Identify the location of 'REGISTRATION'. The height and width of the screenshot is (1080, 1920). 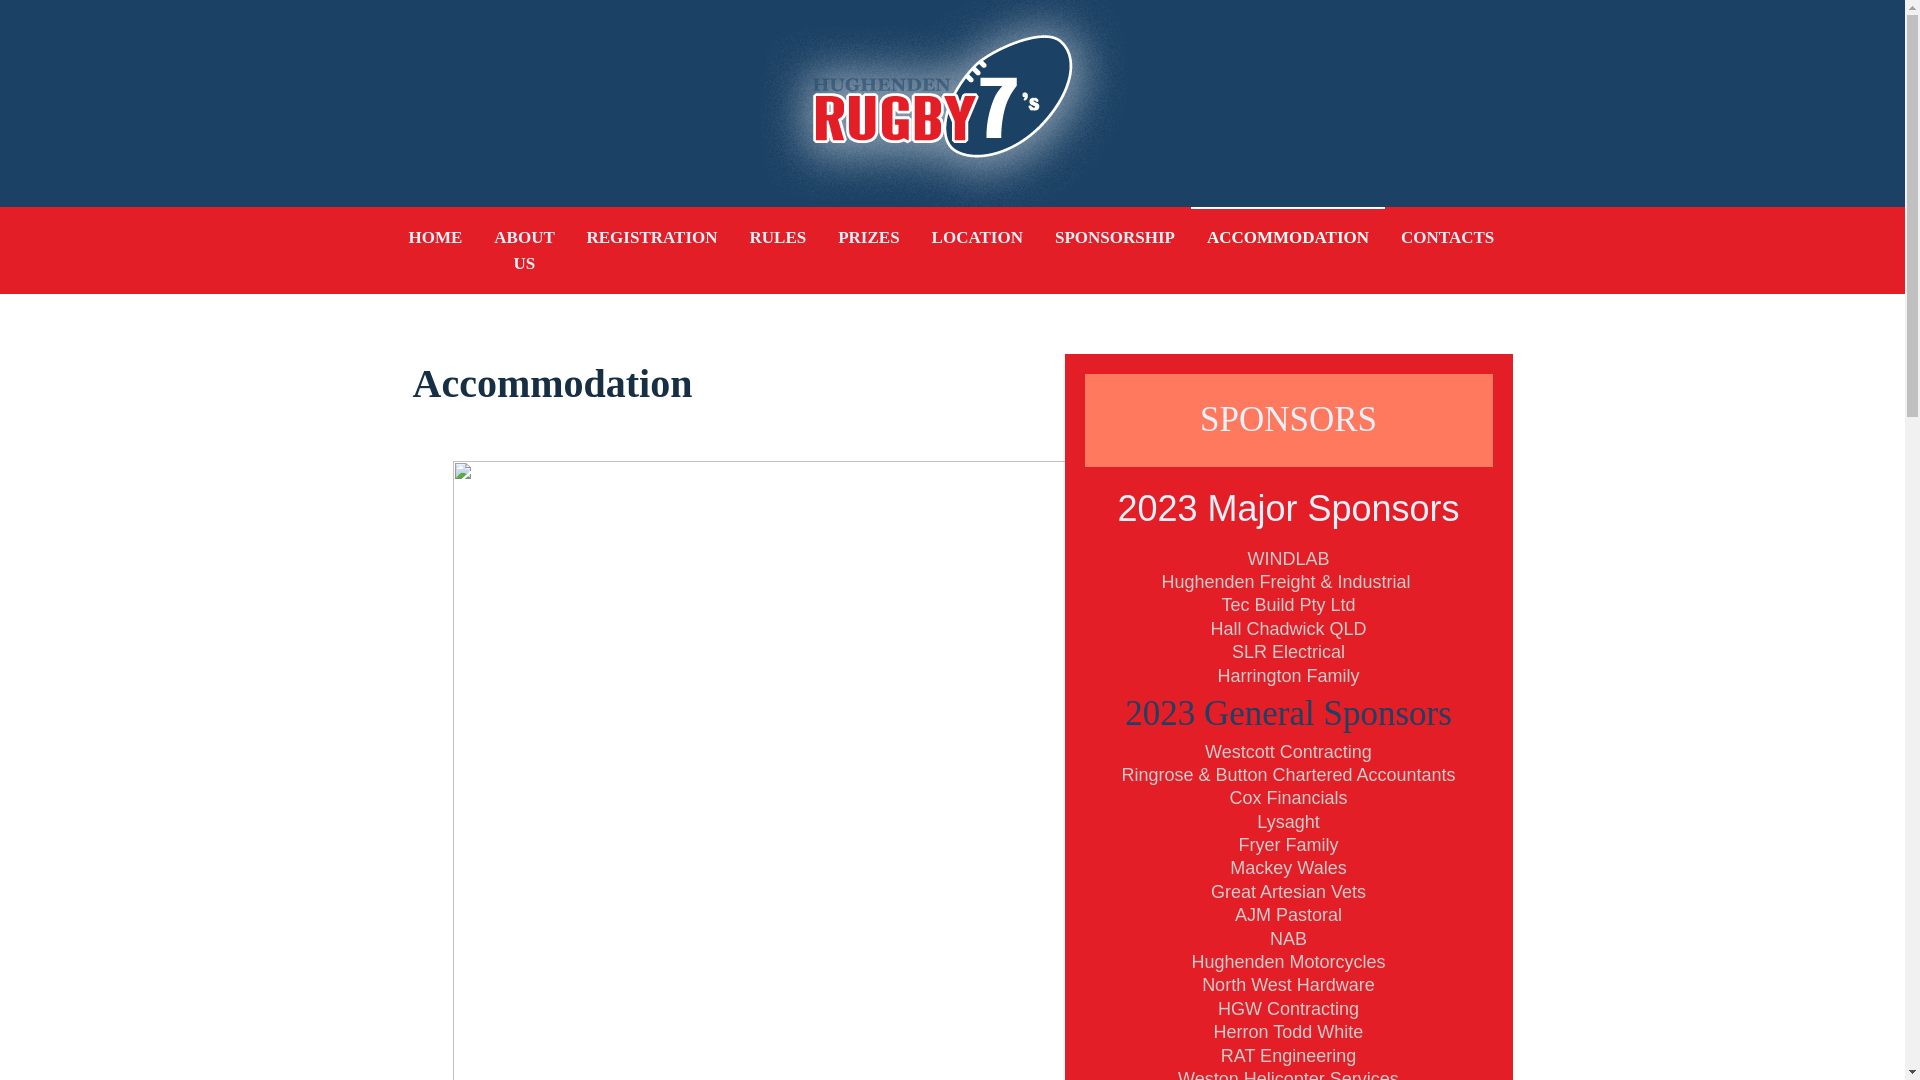
(651, 237).